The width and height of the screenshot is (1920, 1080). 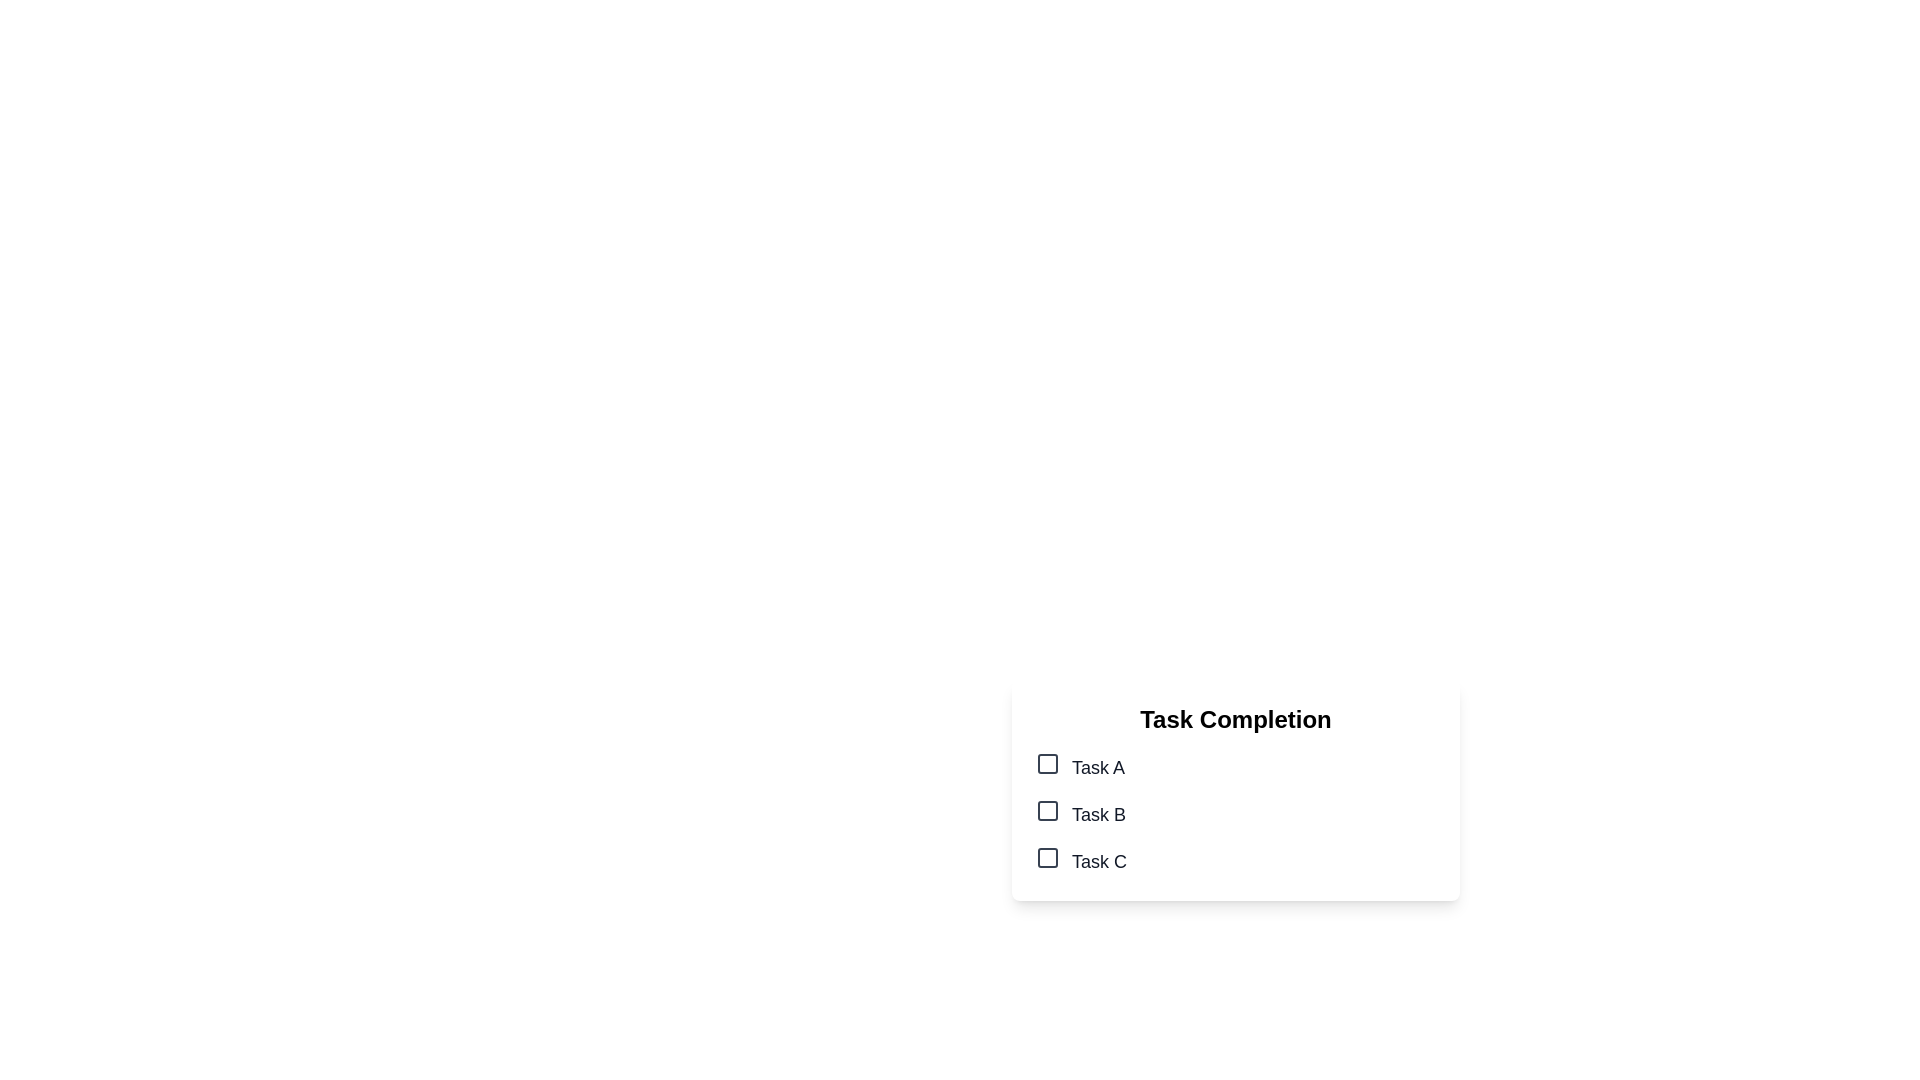 What do you see at coordinates (1046, 856) in the screenshot?
I see `the checkbox next to the label 'Task C'` at bounding box center [1046, 856].